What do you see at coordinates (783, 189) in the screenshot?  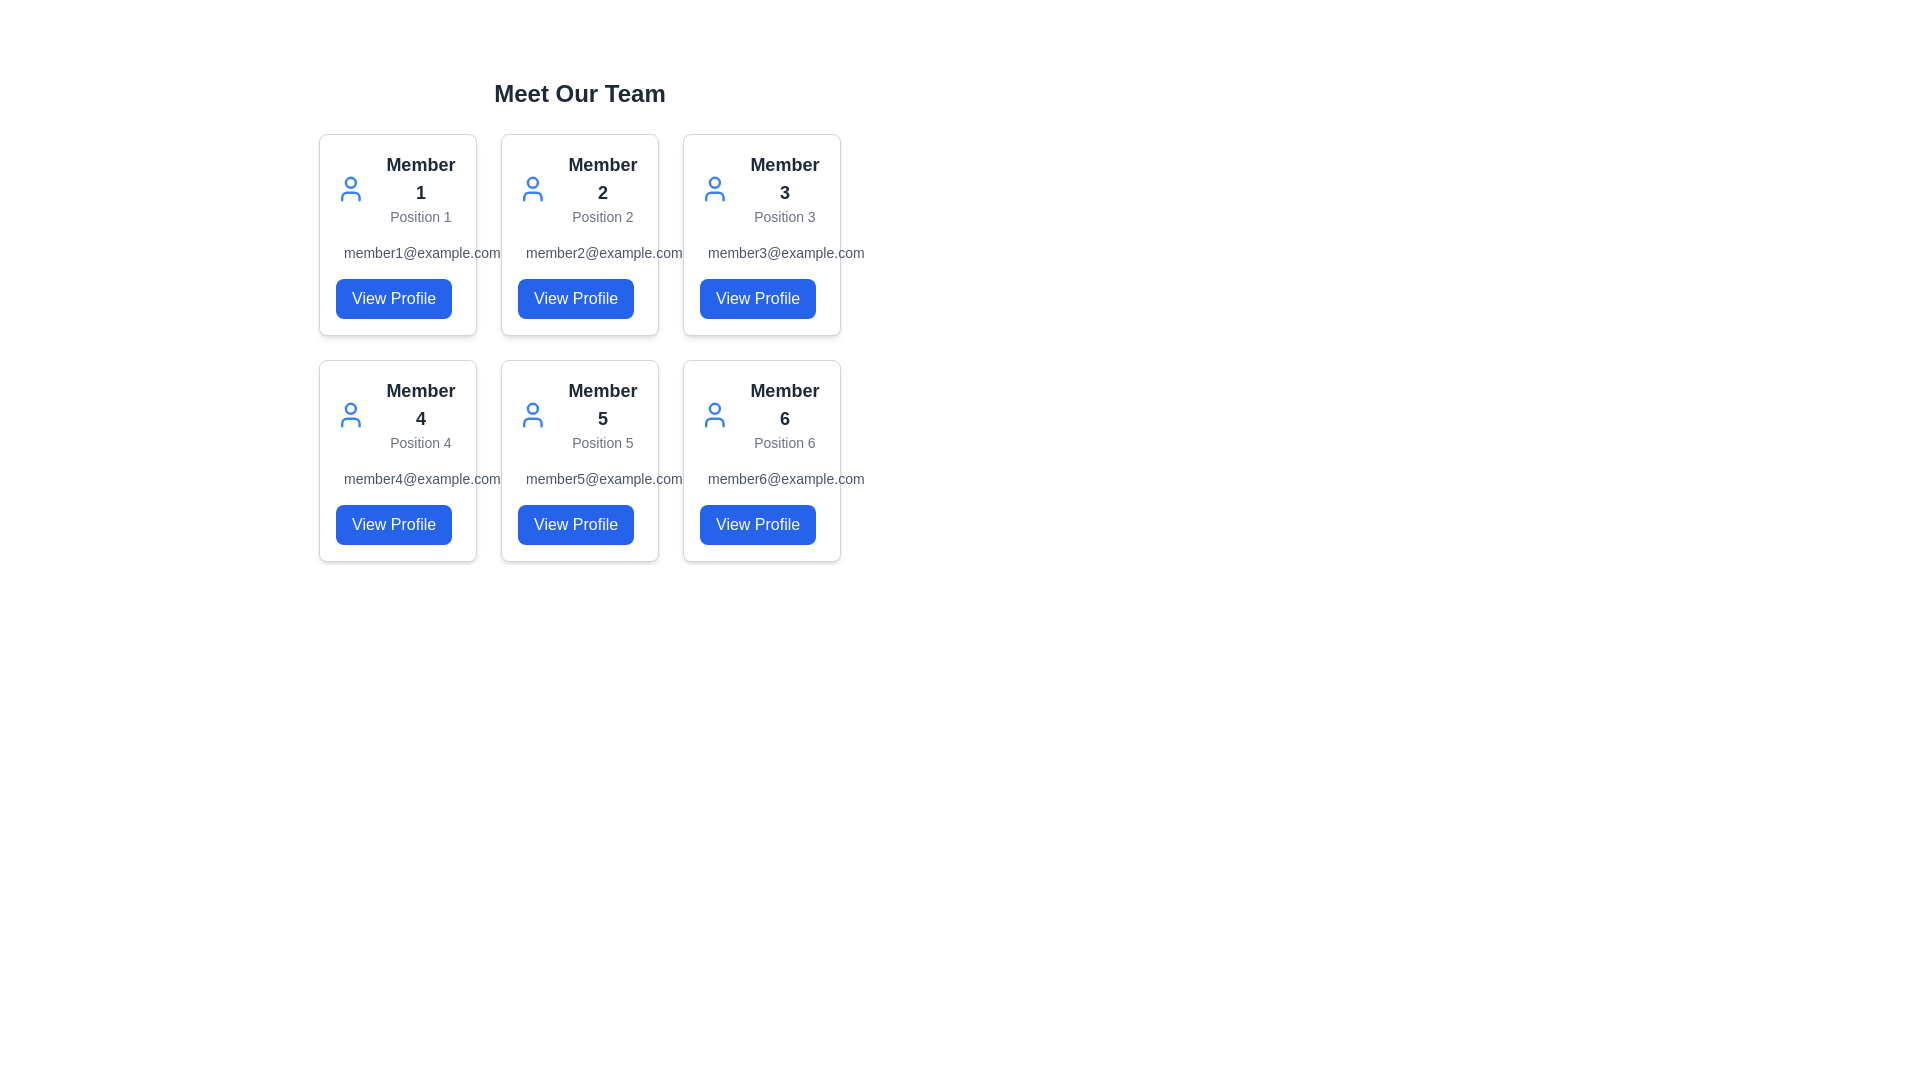 I see `the text label displaying 'Member 3' with the description 'Position 3', located in the third card of the top row under the 'Meet Our Team' heading` at bounding box center [783, 189].